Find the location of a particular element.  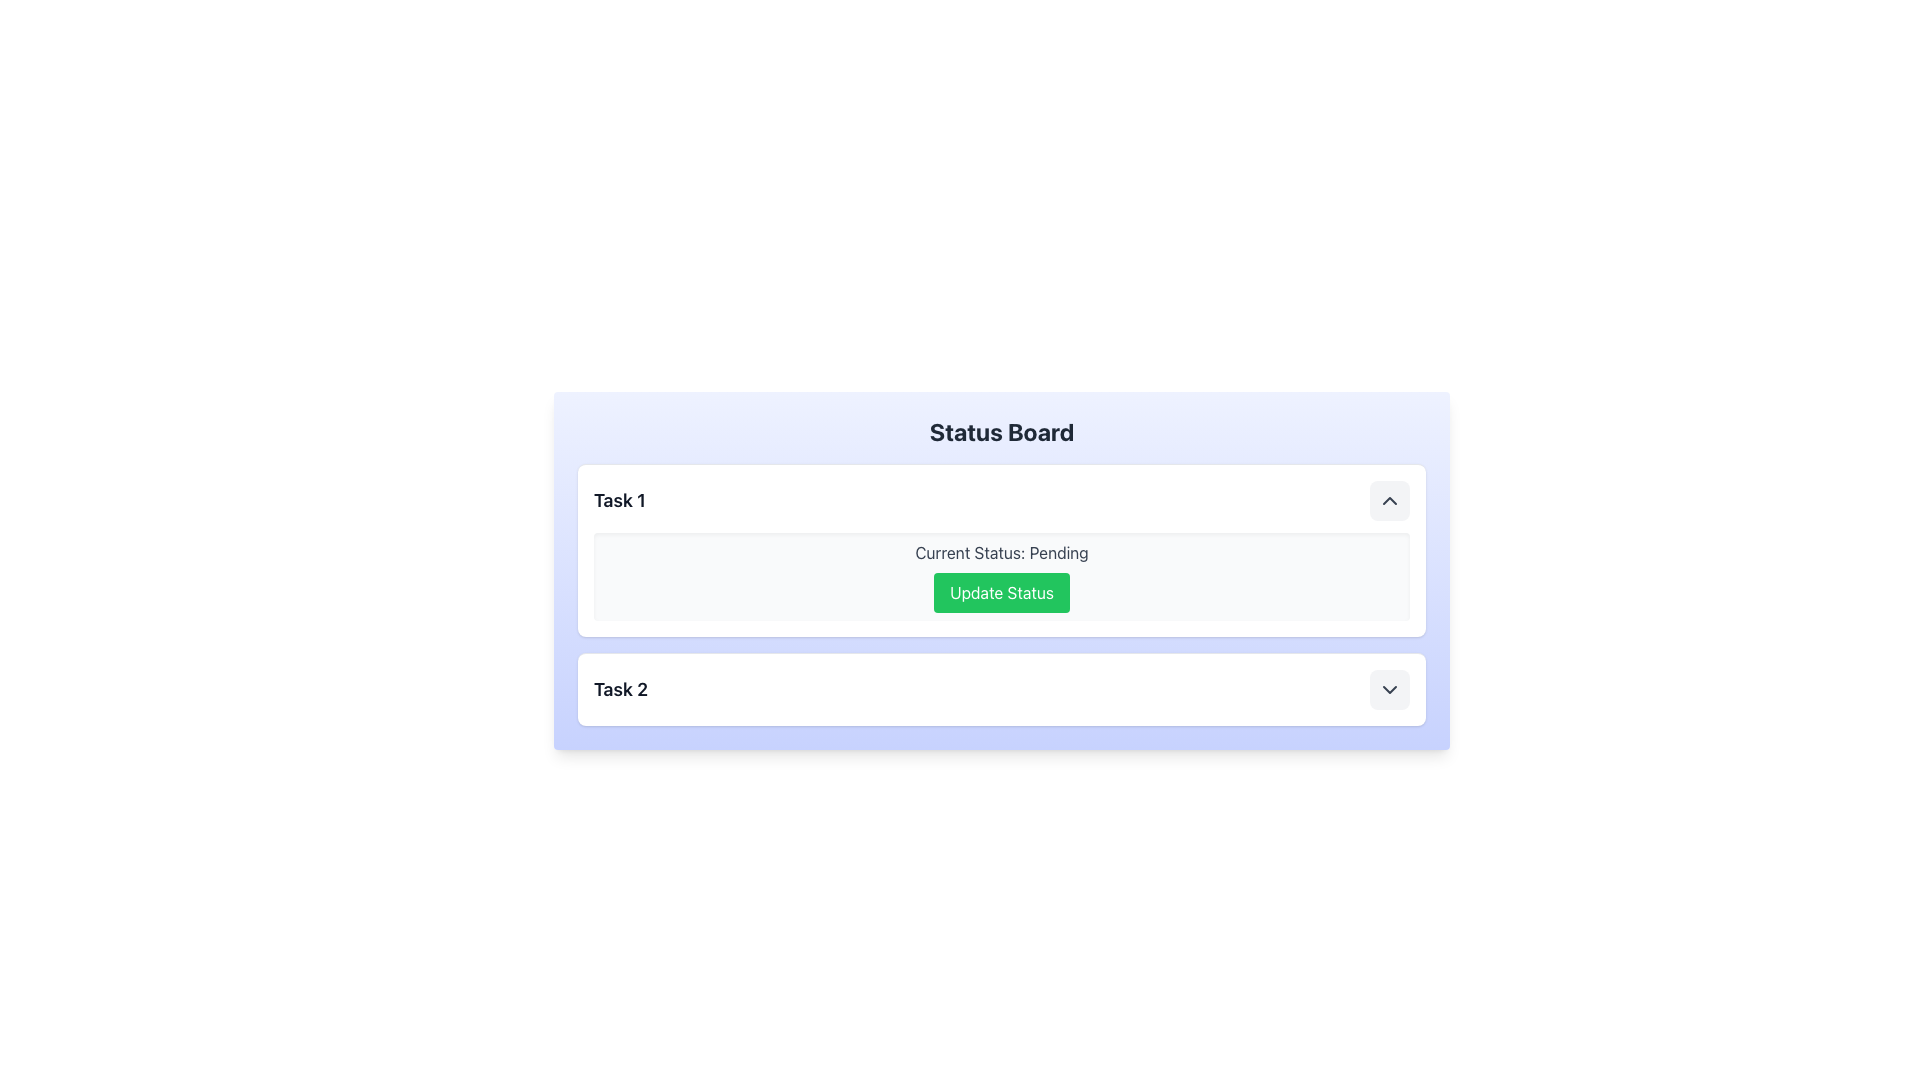

text from the Text Label displaying 'Current Status: Pending' located above the 'Update Status' button in the status update section for 'Task 1' is located at coordinates (1002, 552).